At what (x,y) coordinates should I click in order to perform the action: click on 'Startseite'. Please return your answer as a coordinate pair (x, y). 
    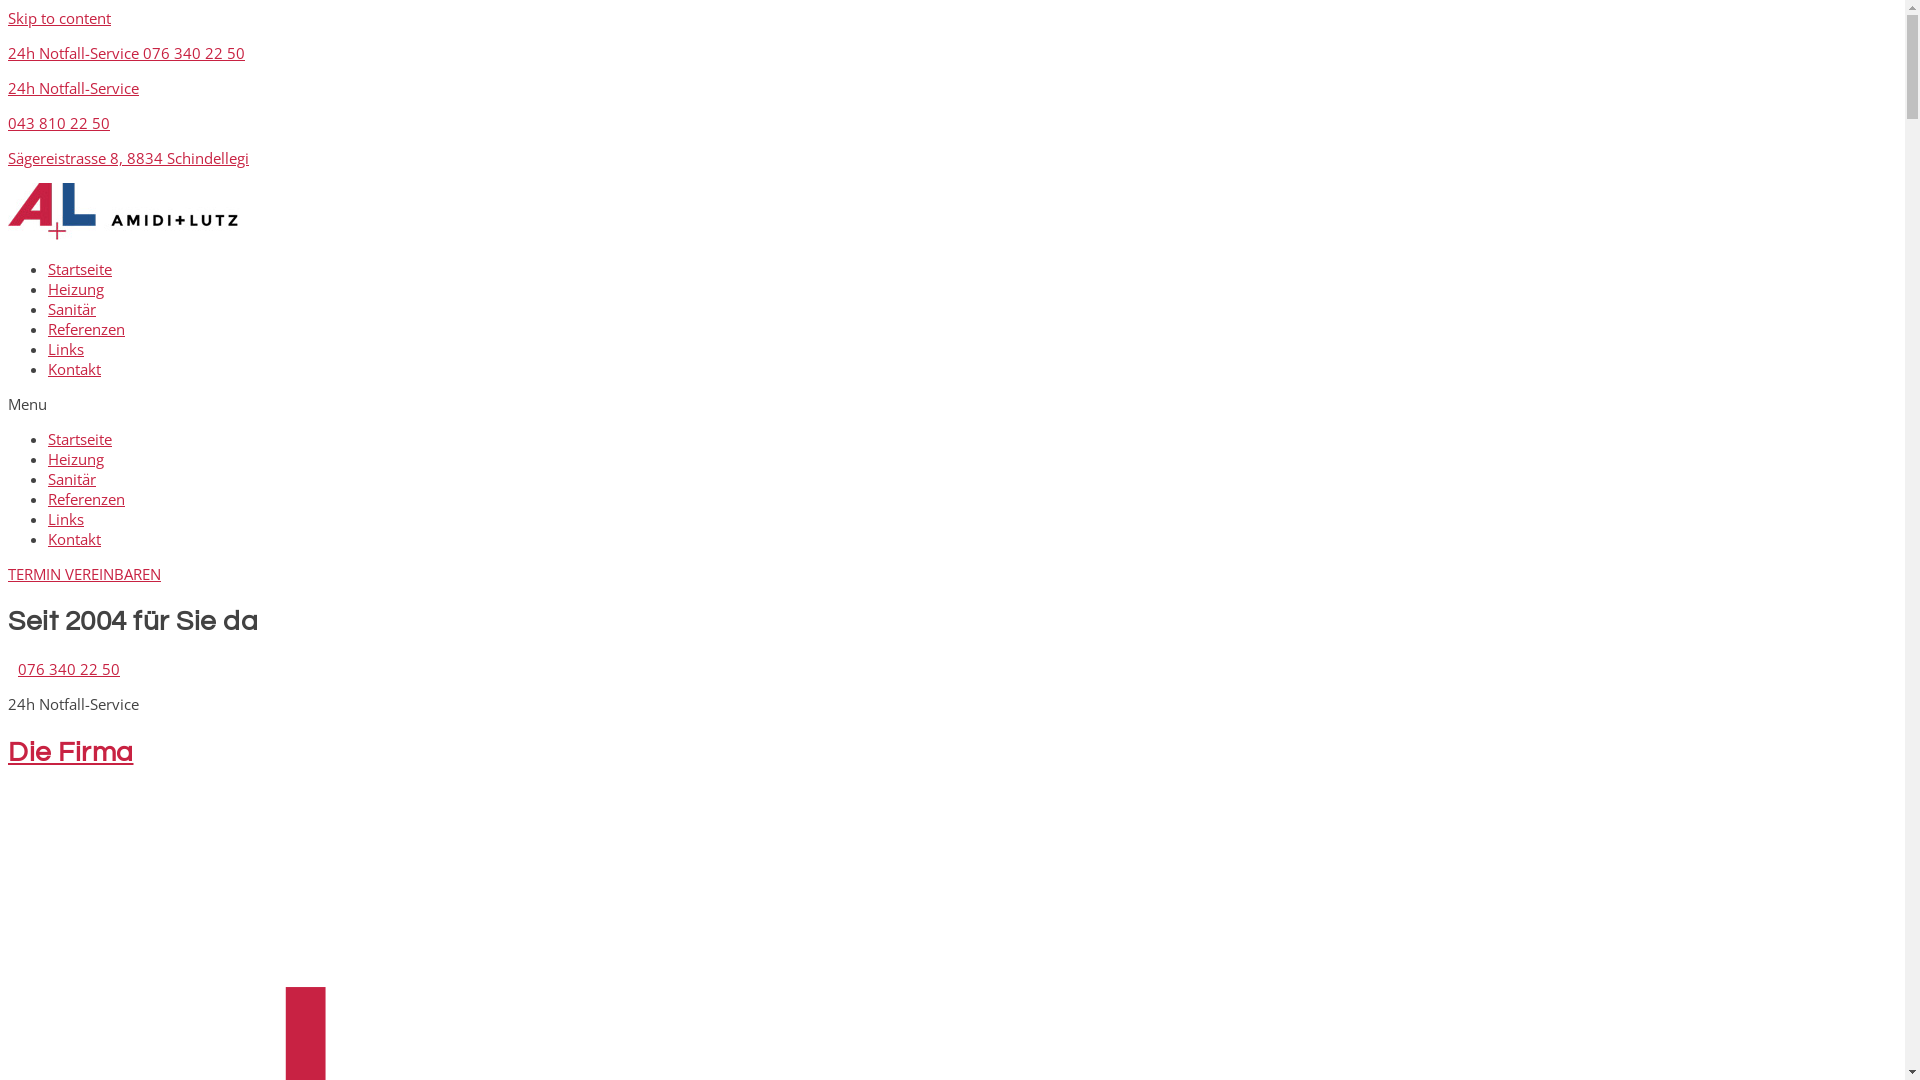
    Looking at the image, I should click on (48, 438).